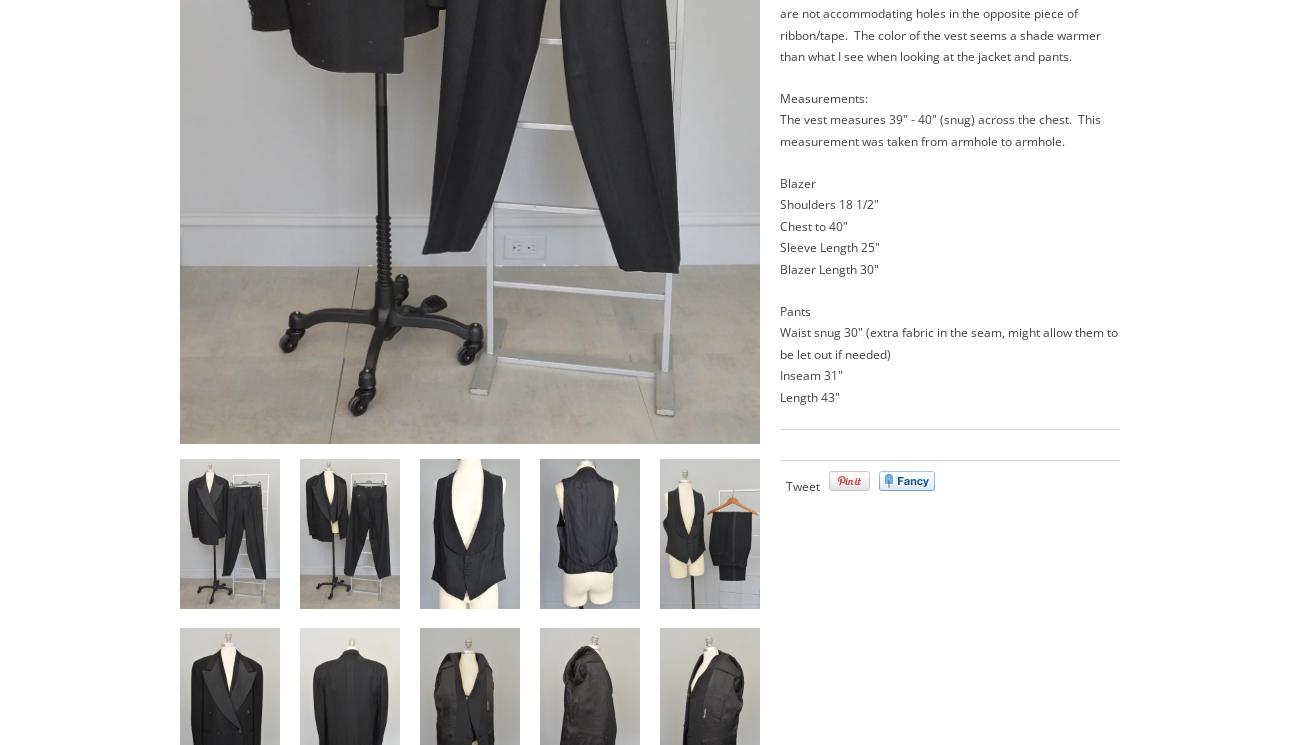 The height and width of the screenshot is (745, 1300). What do you see at coordinates (794, 309) in the screenshot?
I see `'Pants'` at bounding box center [794, 309].